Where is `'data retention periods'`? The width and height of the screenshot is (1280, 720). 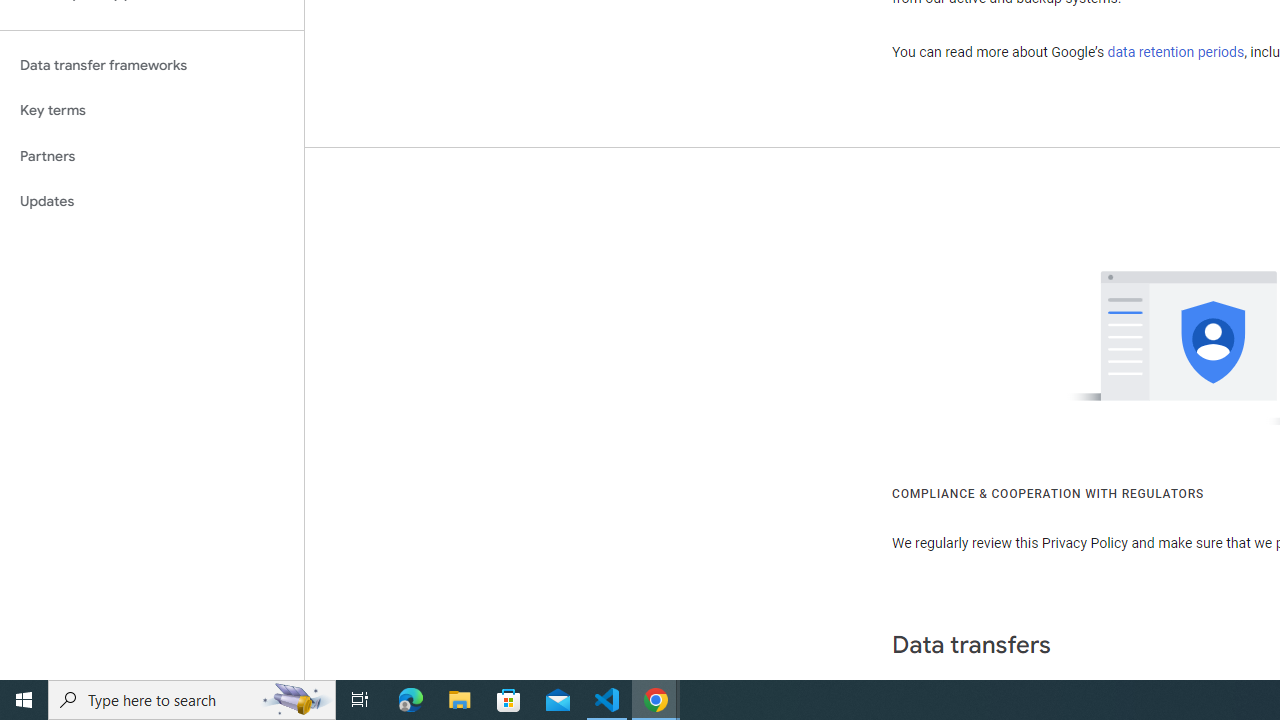 'data retention periods' is located at coordinates (1176, 51).